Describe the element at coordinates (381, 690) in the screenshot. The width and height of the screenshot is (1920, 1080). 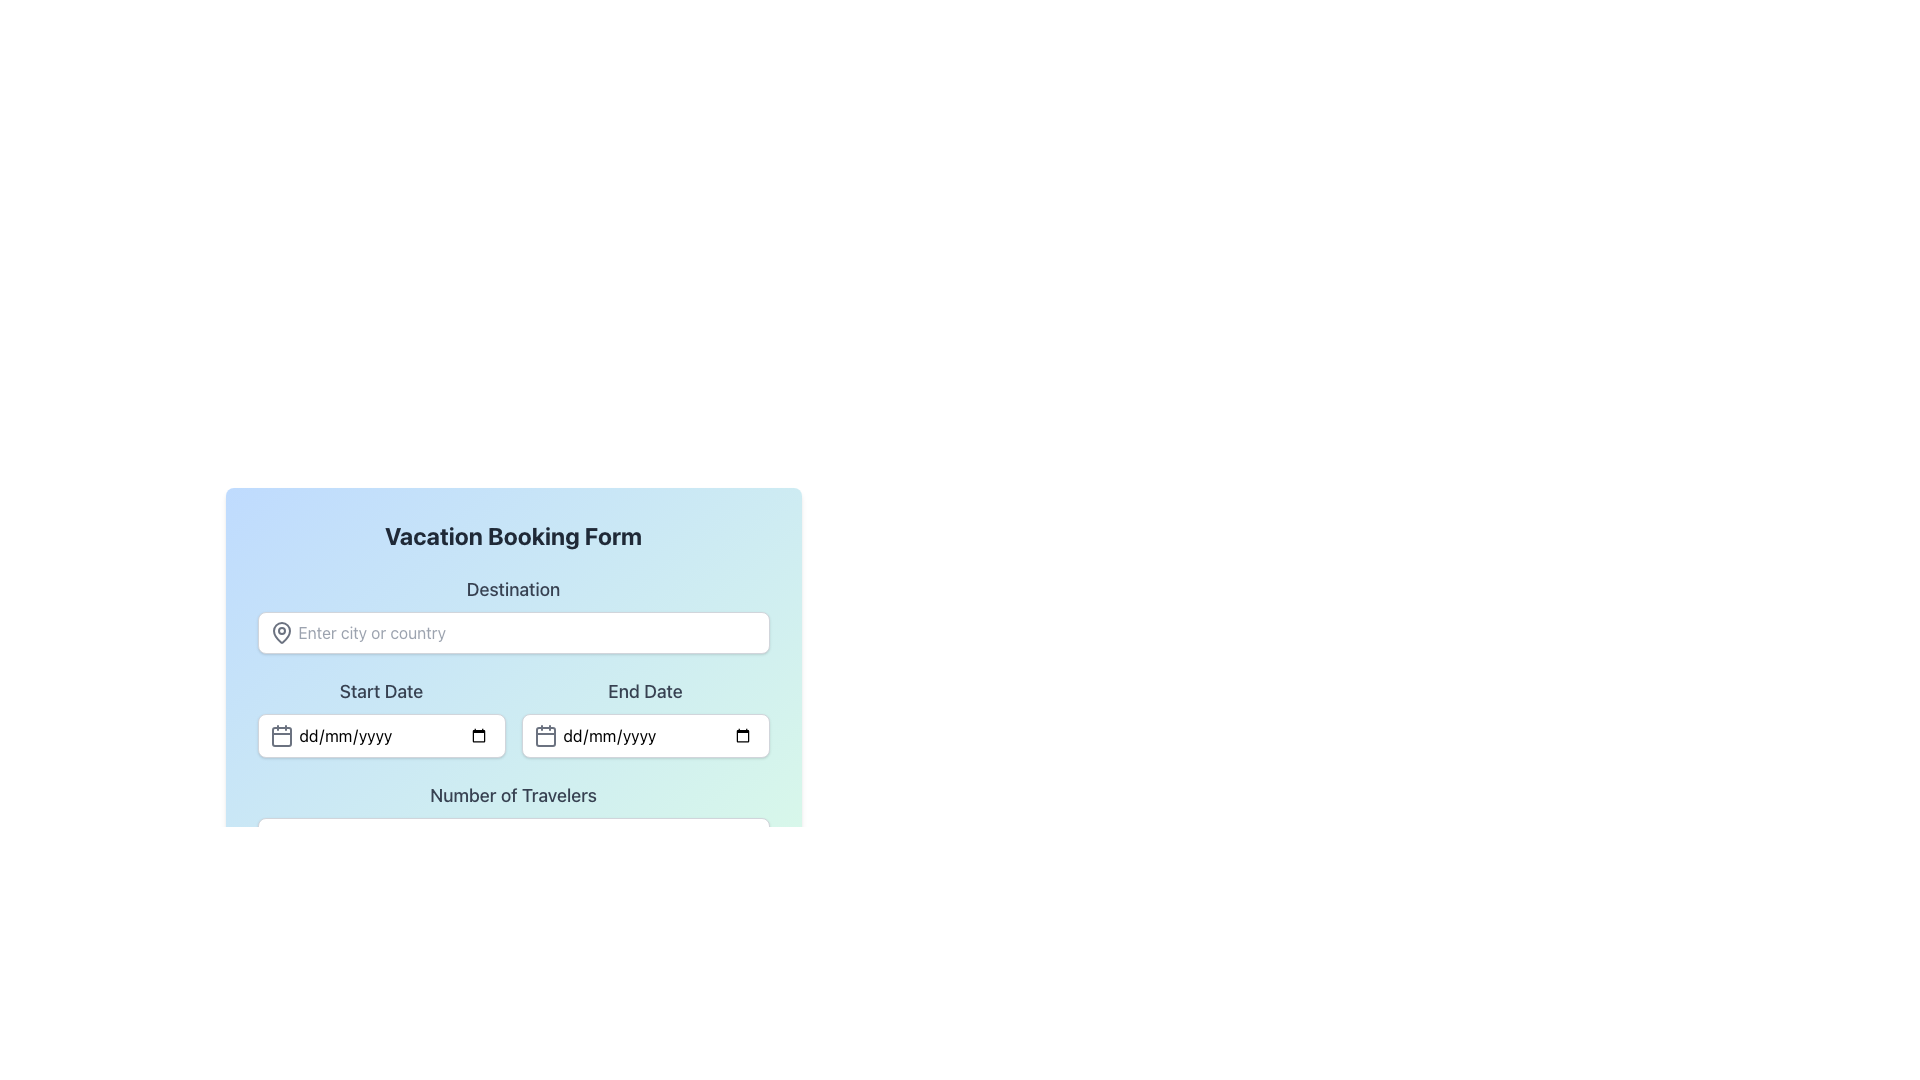
I see `the 'Start Date' text label, which is styled in bold dark gray and located in the middle section of the 'Vacation Booking Form', to the left of the 'End Date' label` at that location.